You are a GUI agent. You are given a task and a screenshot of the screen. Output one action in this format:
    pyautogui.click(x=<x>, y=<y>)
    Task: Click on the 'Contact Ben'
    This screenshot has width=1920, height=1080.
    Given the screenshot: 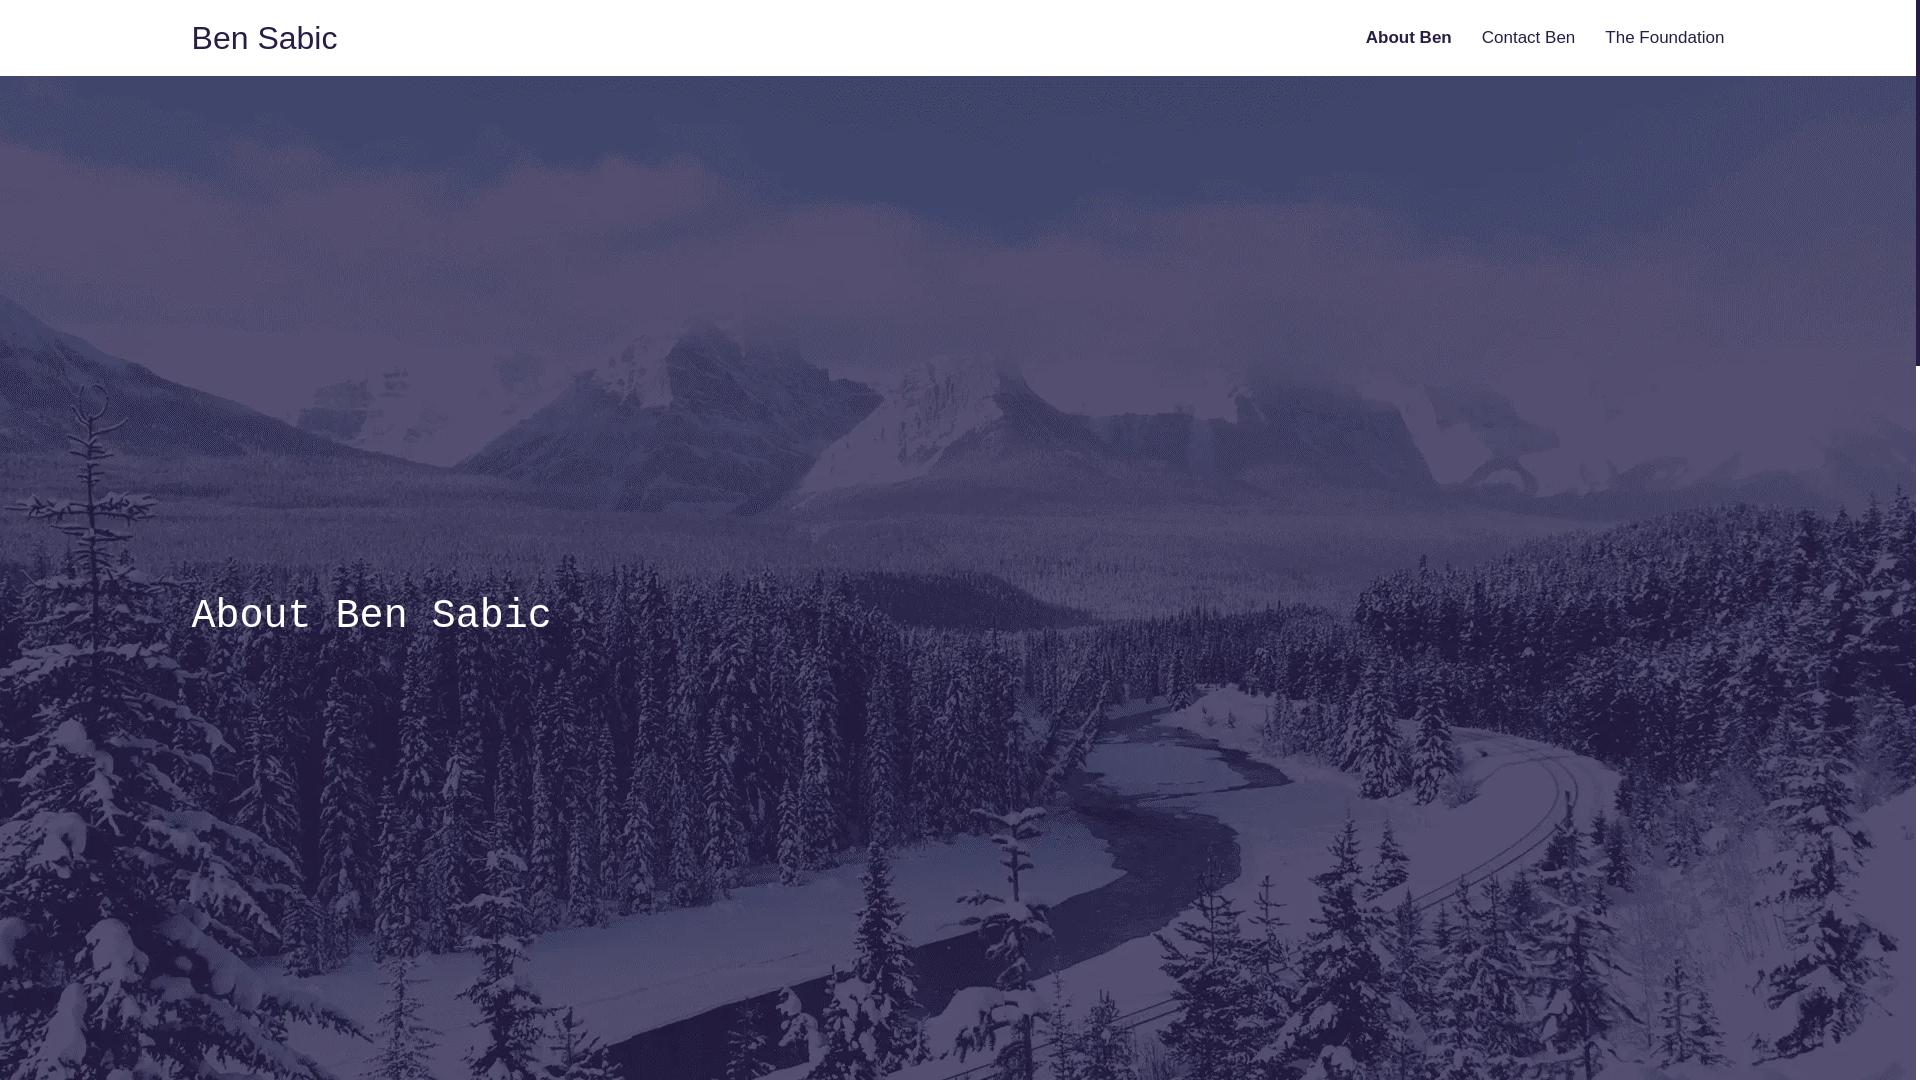 What is the action you would take?
    pyautogui.click(x=1528, y=37)
    